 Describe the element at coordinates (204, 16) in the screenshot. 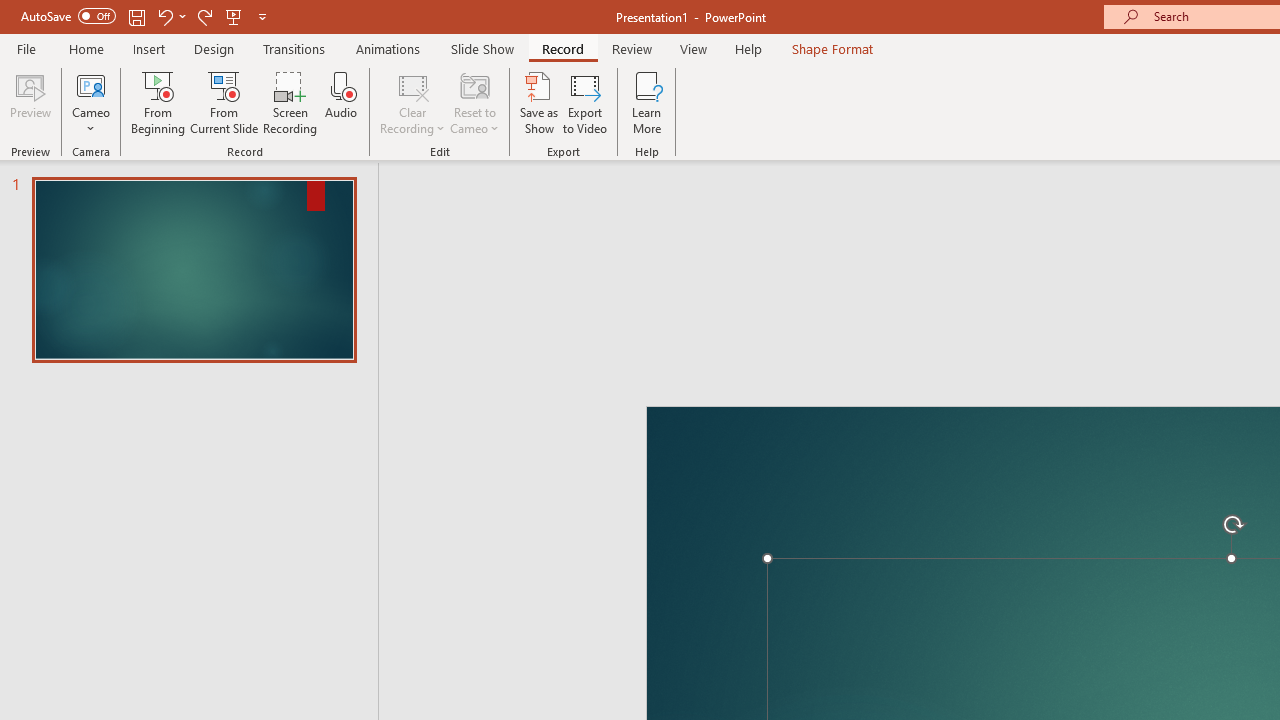

I see `'Redo'` at that location.